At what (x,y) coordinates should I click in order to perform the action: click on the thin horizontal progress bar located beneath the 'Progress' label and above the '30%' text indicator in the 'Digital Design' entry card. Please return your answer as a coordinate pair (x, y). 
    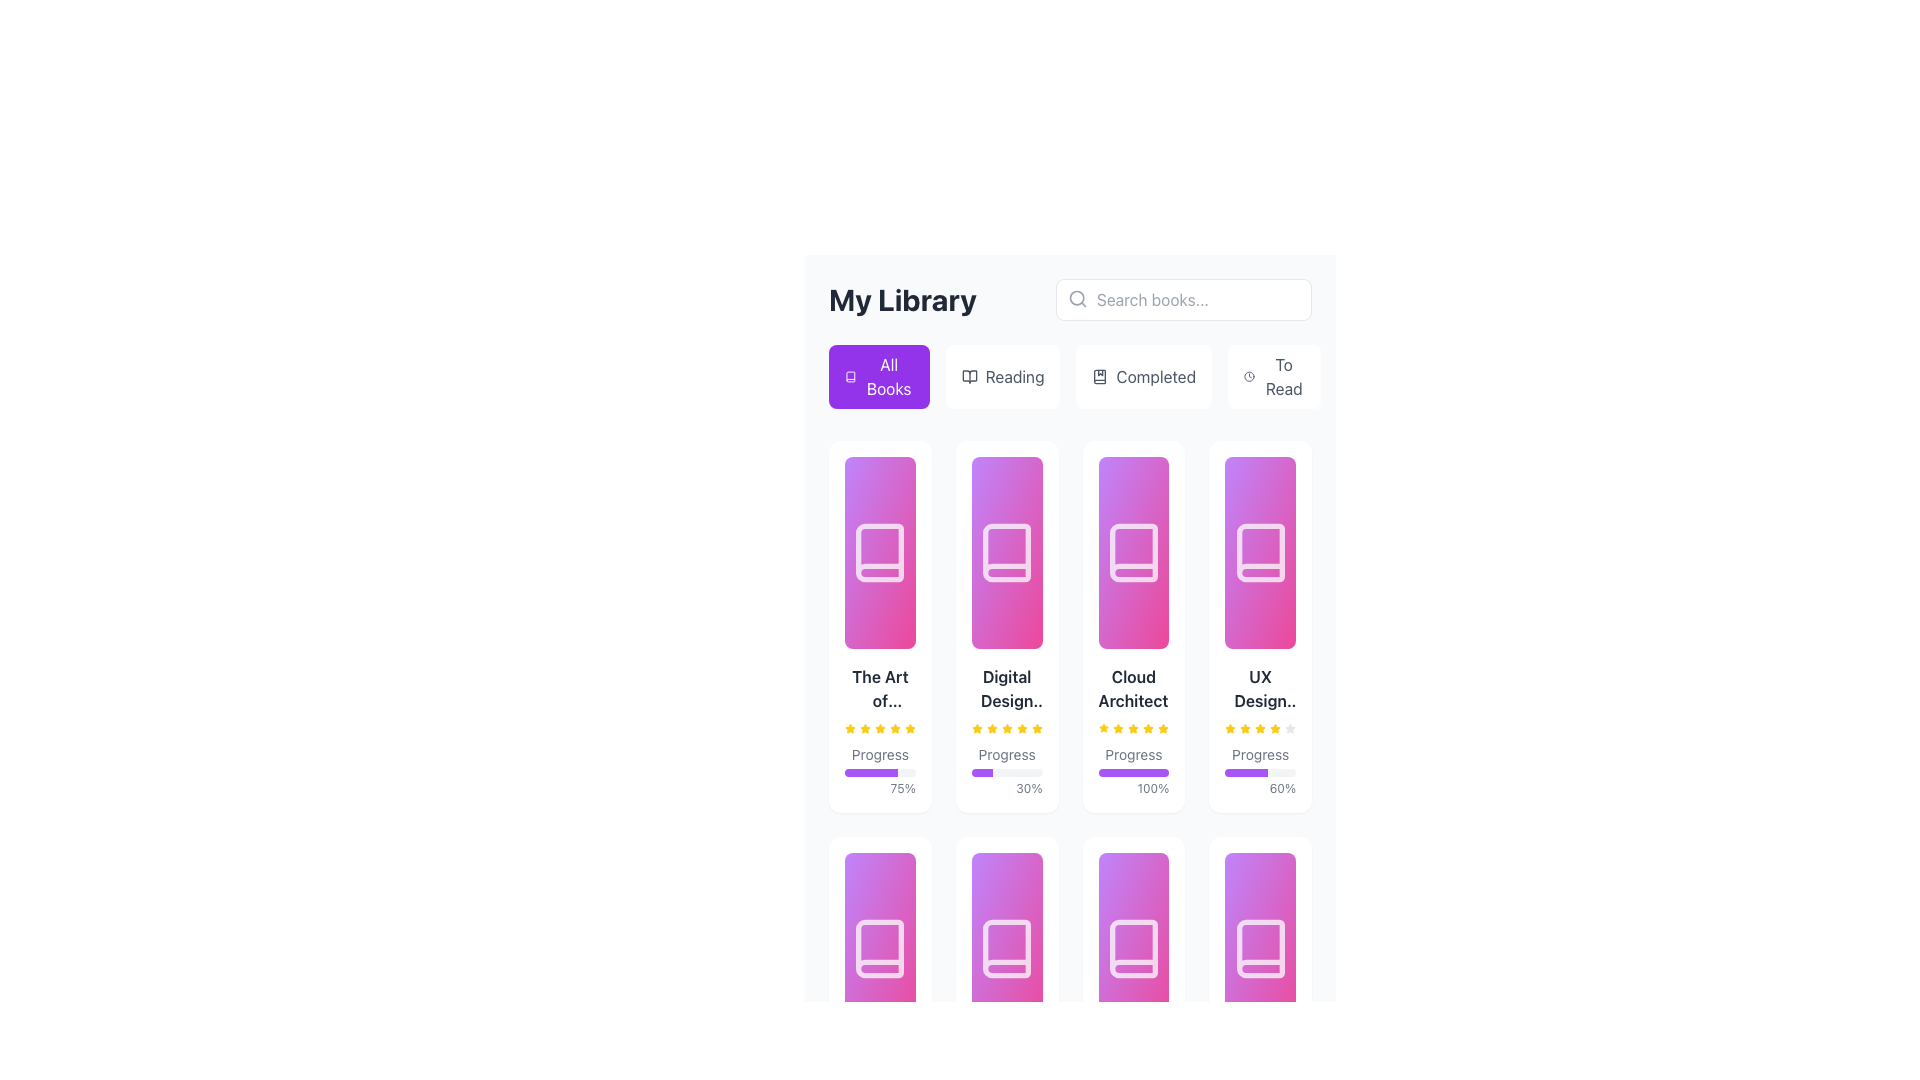
    Looking at the image, I should click on (1007, 771).